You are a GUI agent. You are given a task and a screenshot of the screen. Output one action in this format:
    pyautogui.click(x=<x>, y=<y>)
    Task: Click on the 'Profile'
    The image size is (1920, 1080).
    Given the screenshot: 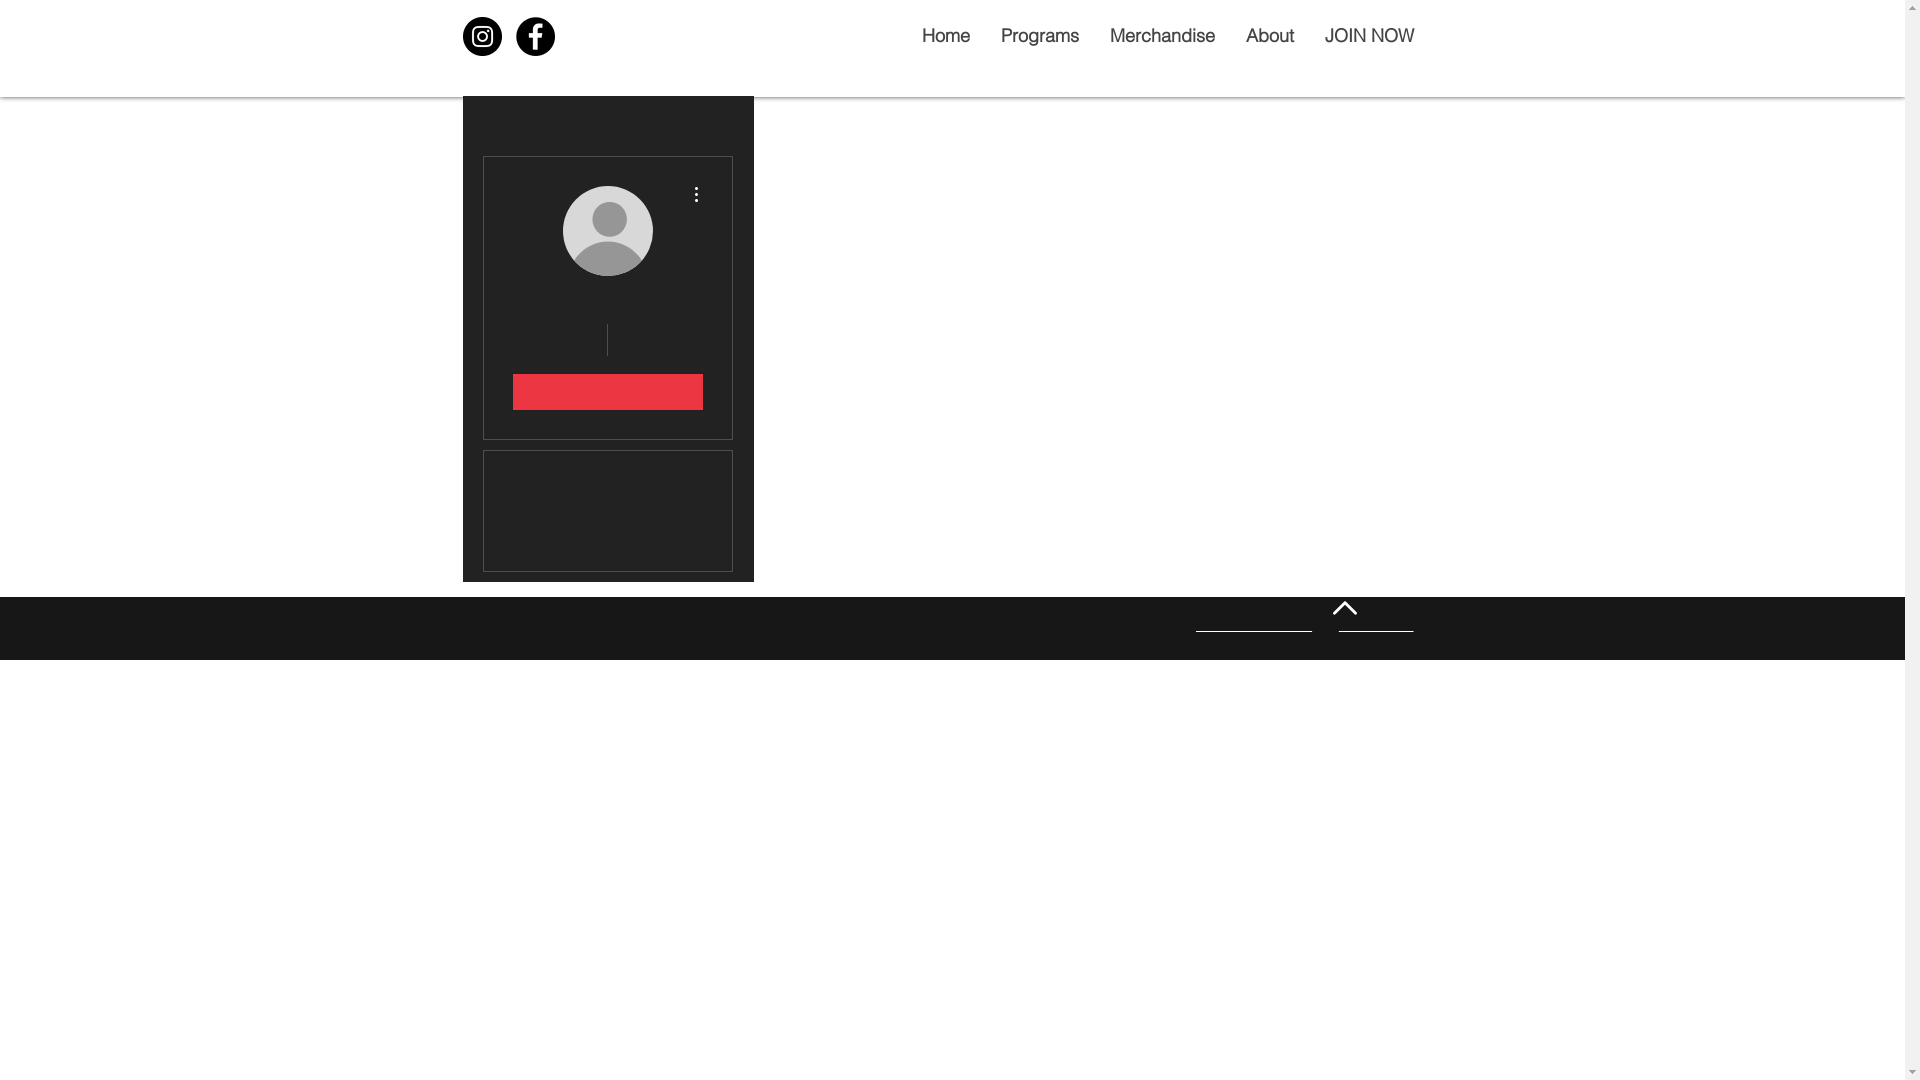 What is the action you would take?
    pyautogui.click(x=607, y=470)
    